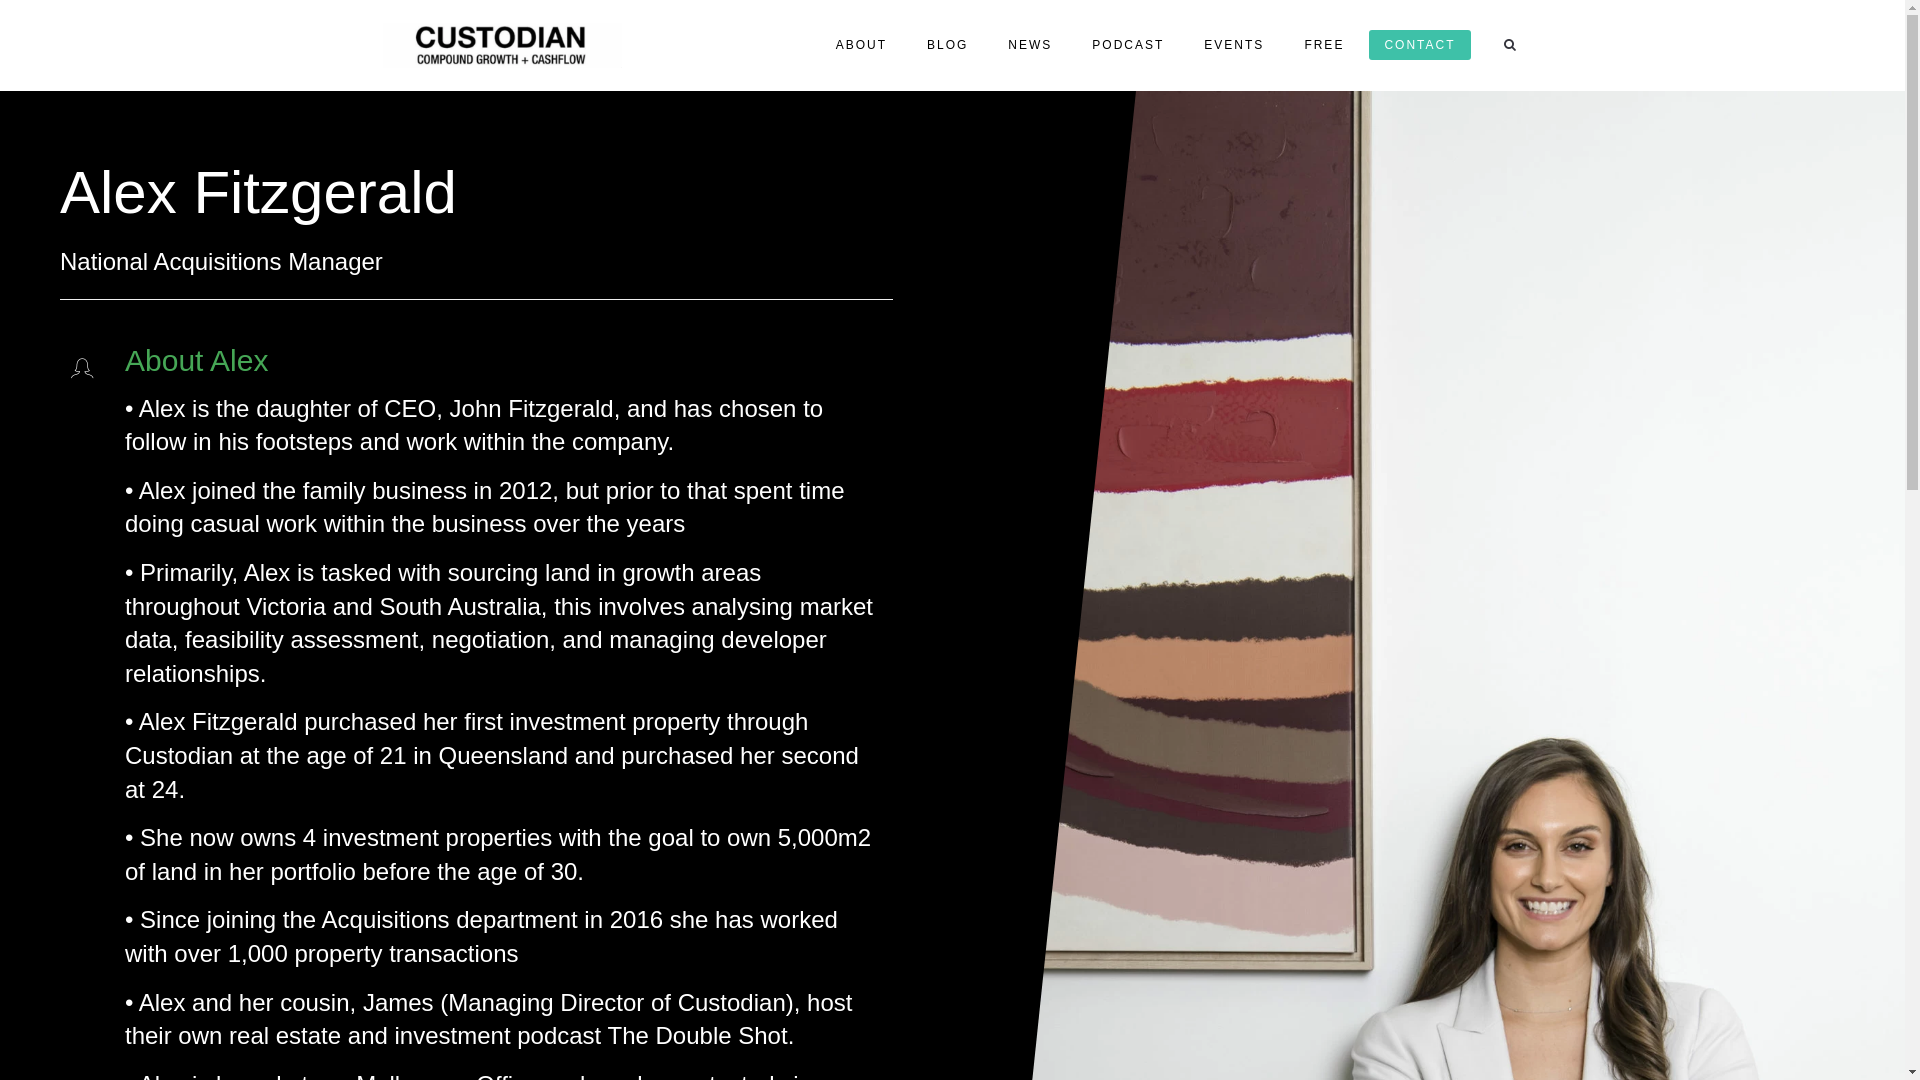 Image resolution: width=1920 pixels, height=1080 pixels. I want to click on 'PODCAST', so click(1075, 45).